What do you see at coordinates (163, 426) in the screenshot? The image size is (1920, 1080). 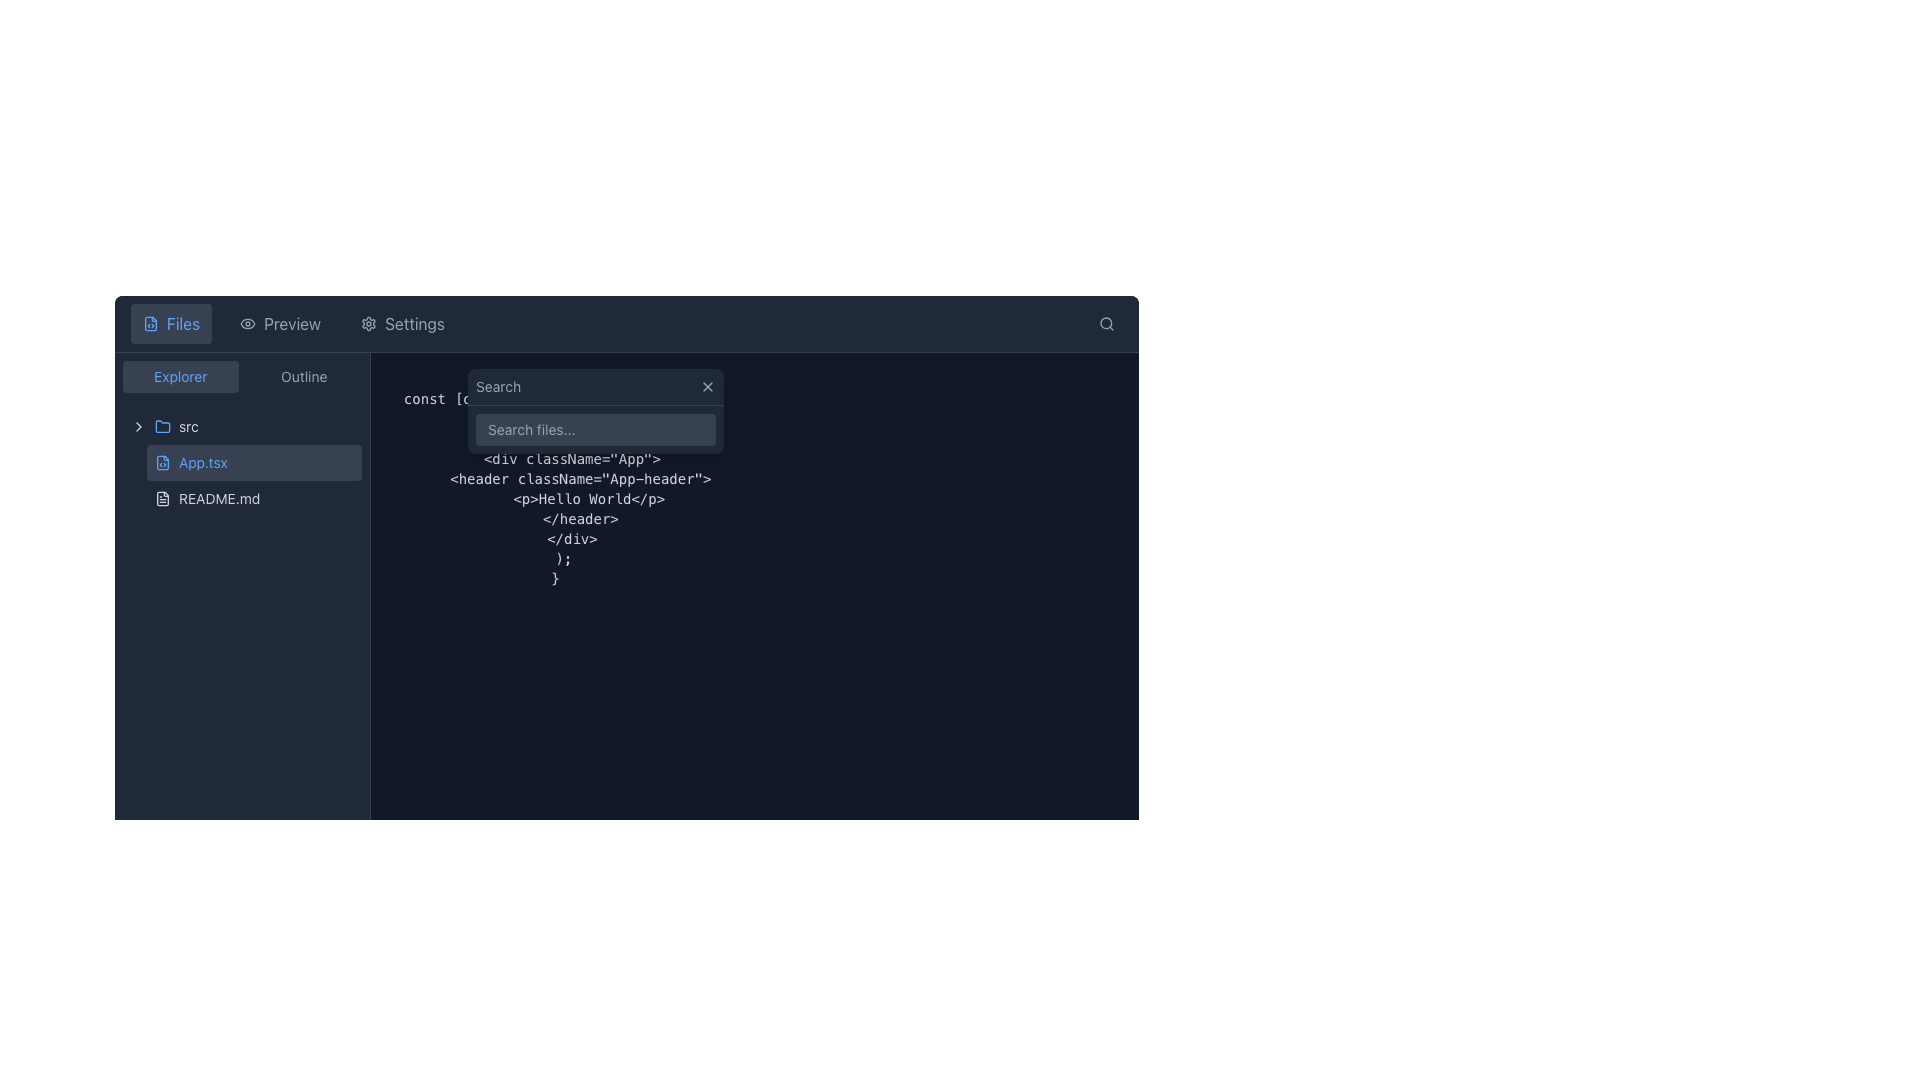 I see `the folder icon located in the sidebar next to the 'src' label` at bounding box center [163, 426].